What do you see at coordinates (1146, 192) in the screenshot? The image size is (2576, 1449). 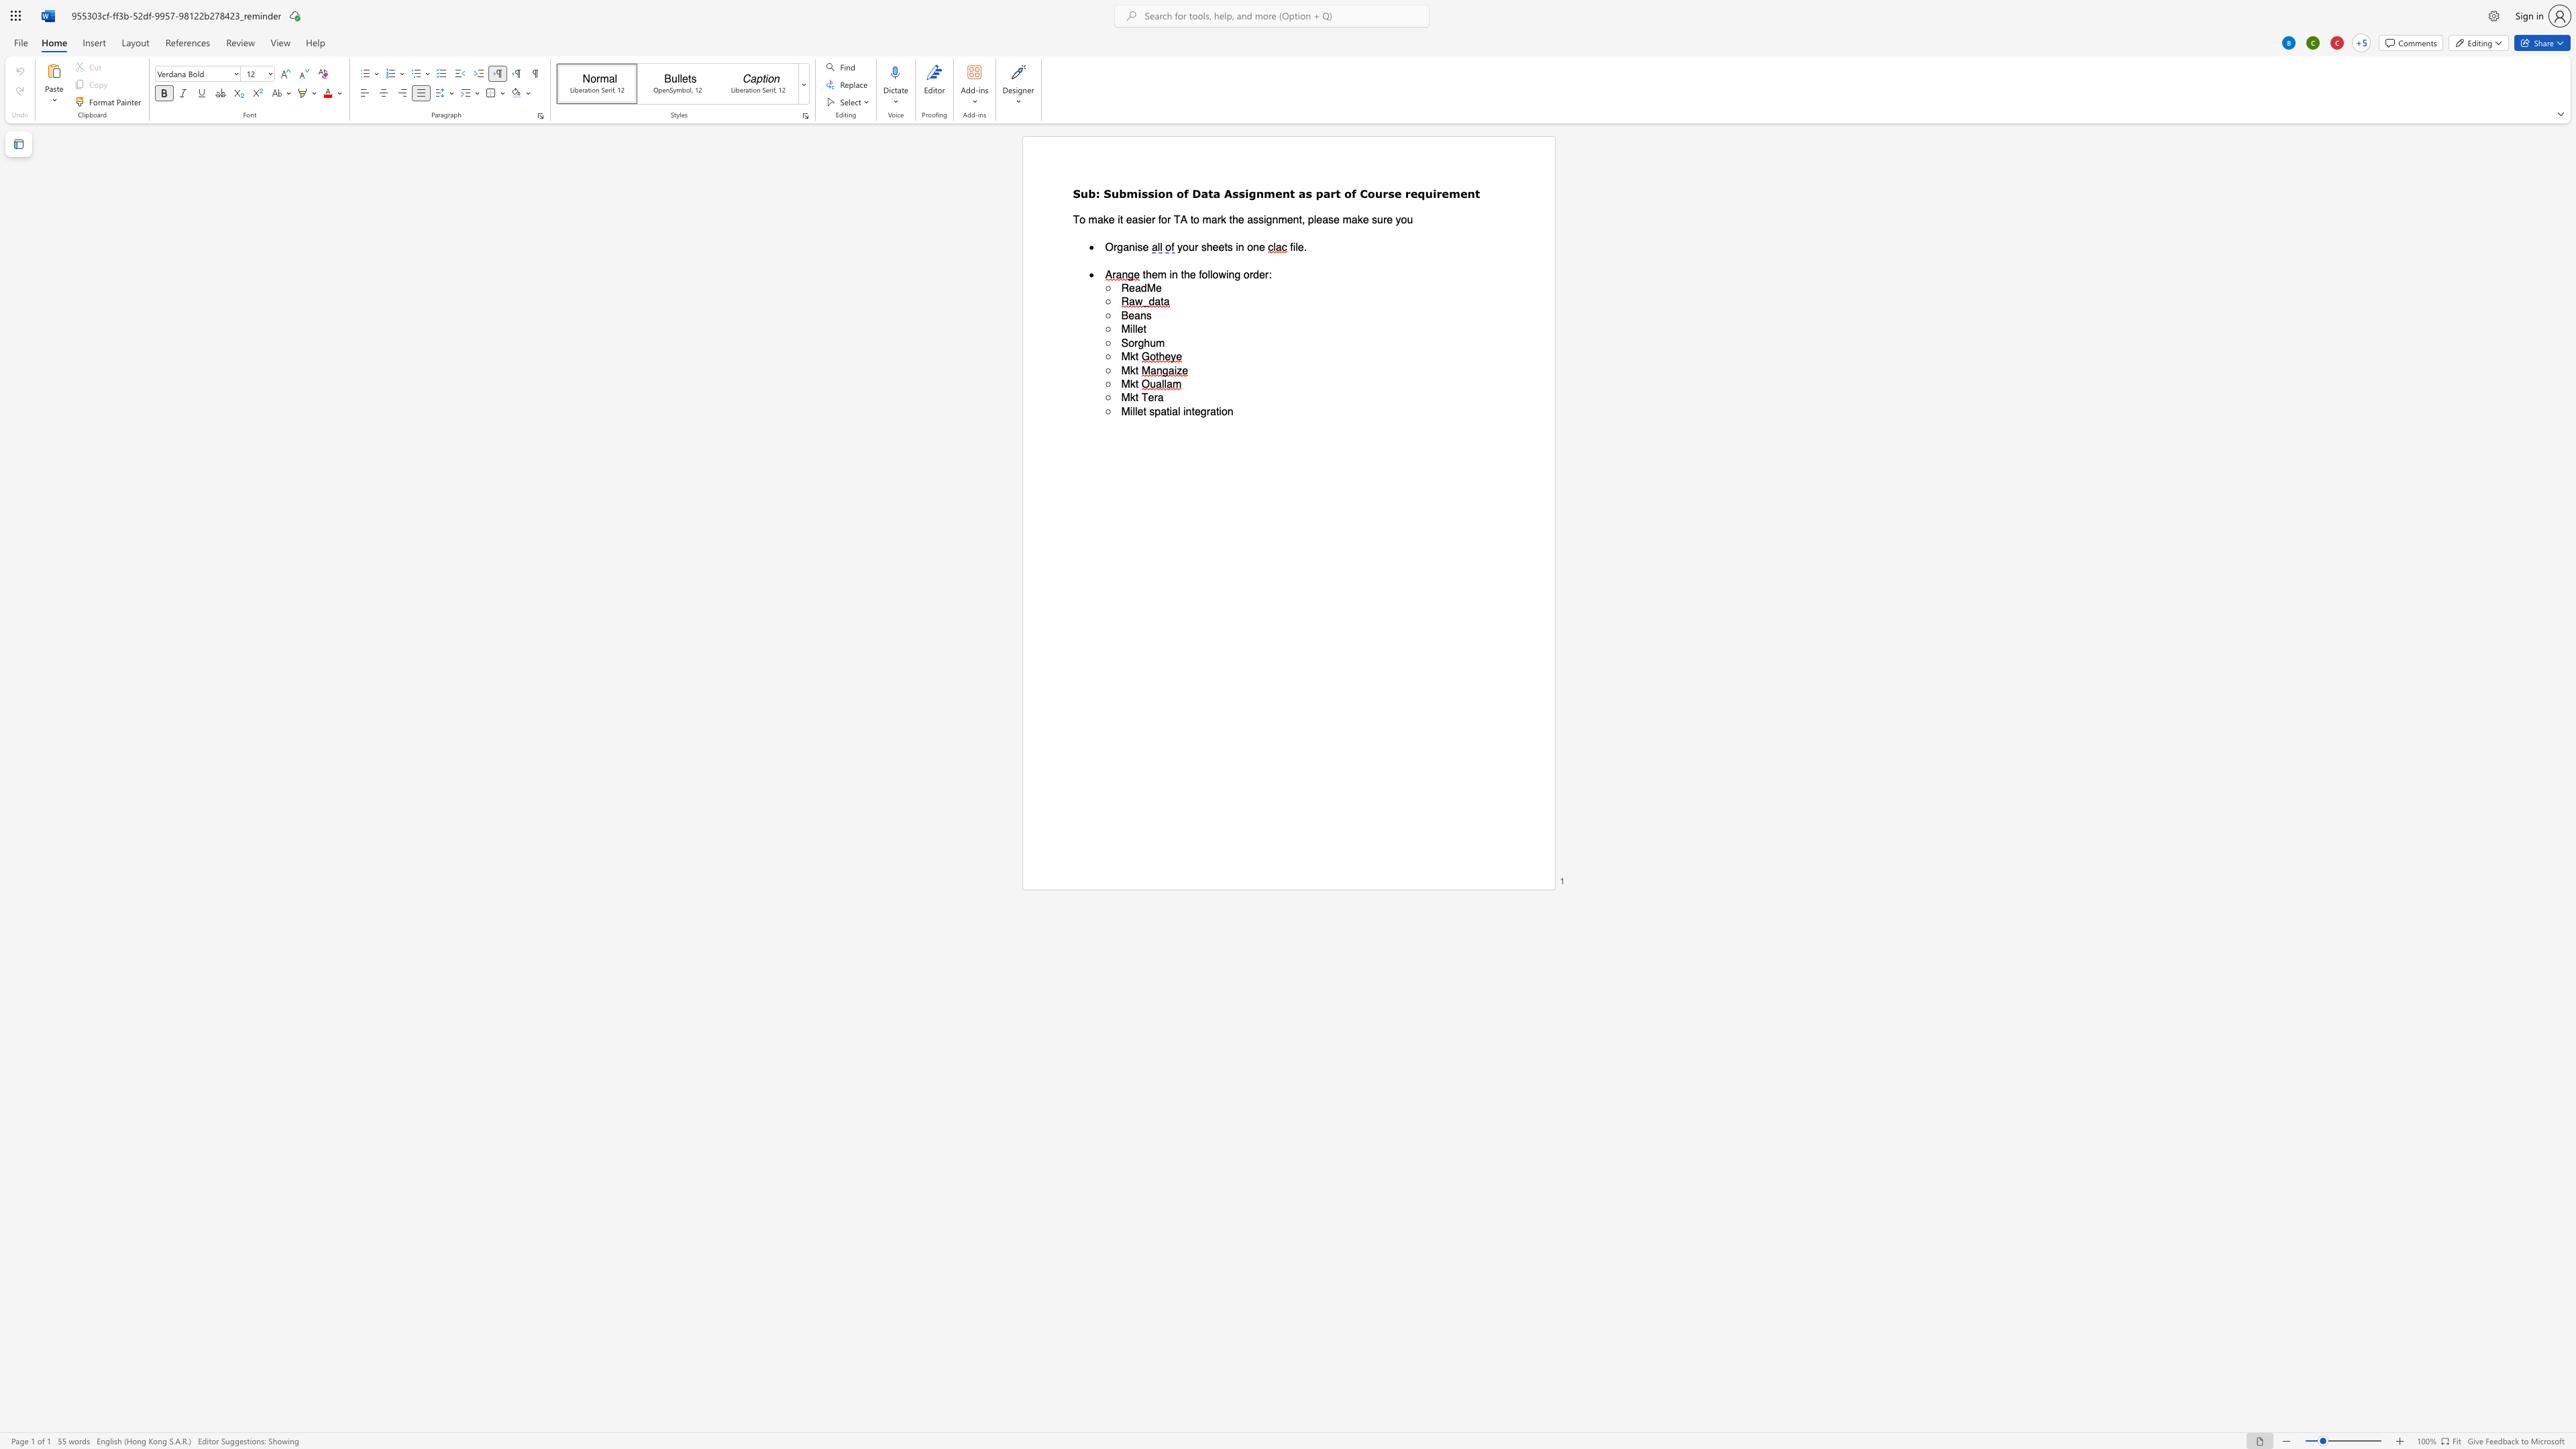 I see `the space between the continuous character "s" and "s" in the text` at bounding box center [1146, 192].